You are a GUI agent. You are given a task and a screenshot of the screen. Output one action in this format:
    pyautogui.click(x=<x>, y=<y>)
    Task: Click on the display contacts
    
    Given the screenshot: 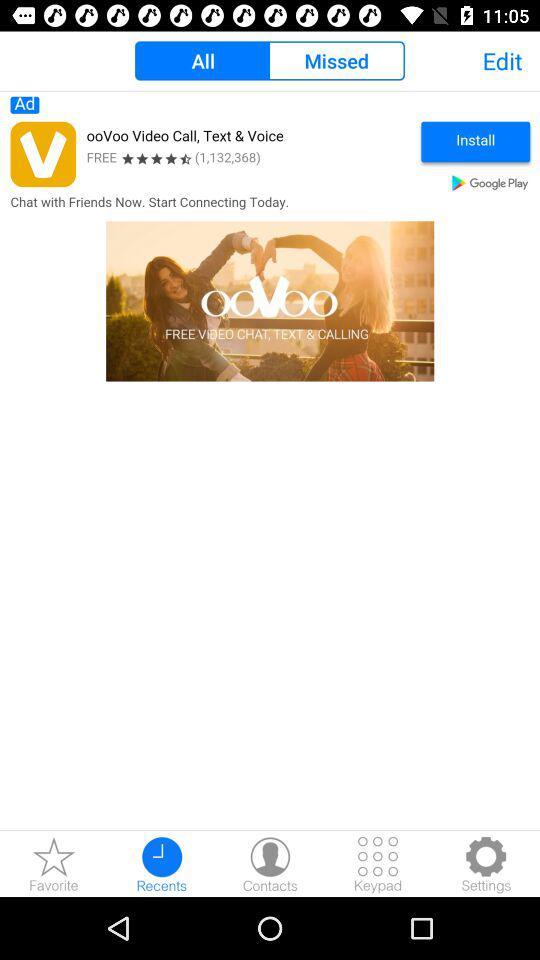 What is the action you would take?
    pyautogui.click(x=270, y=863)
    